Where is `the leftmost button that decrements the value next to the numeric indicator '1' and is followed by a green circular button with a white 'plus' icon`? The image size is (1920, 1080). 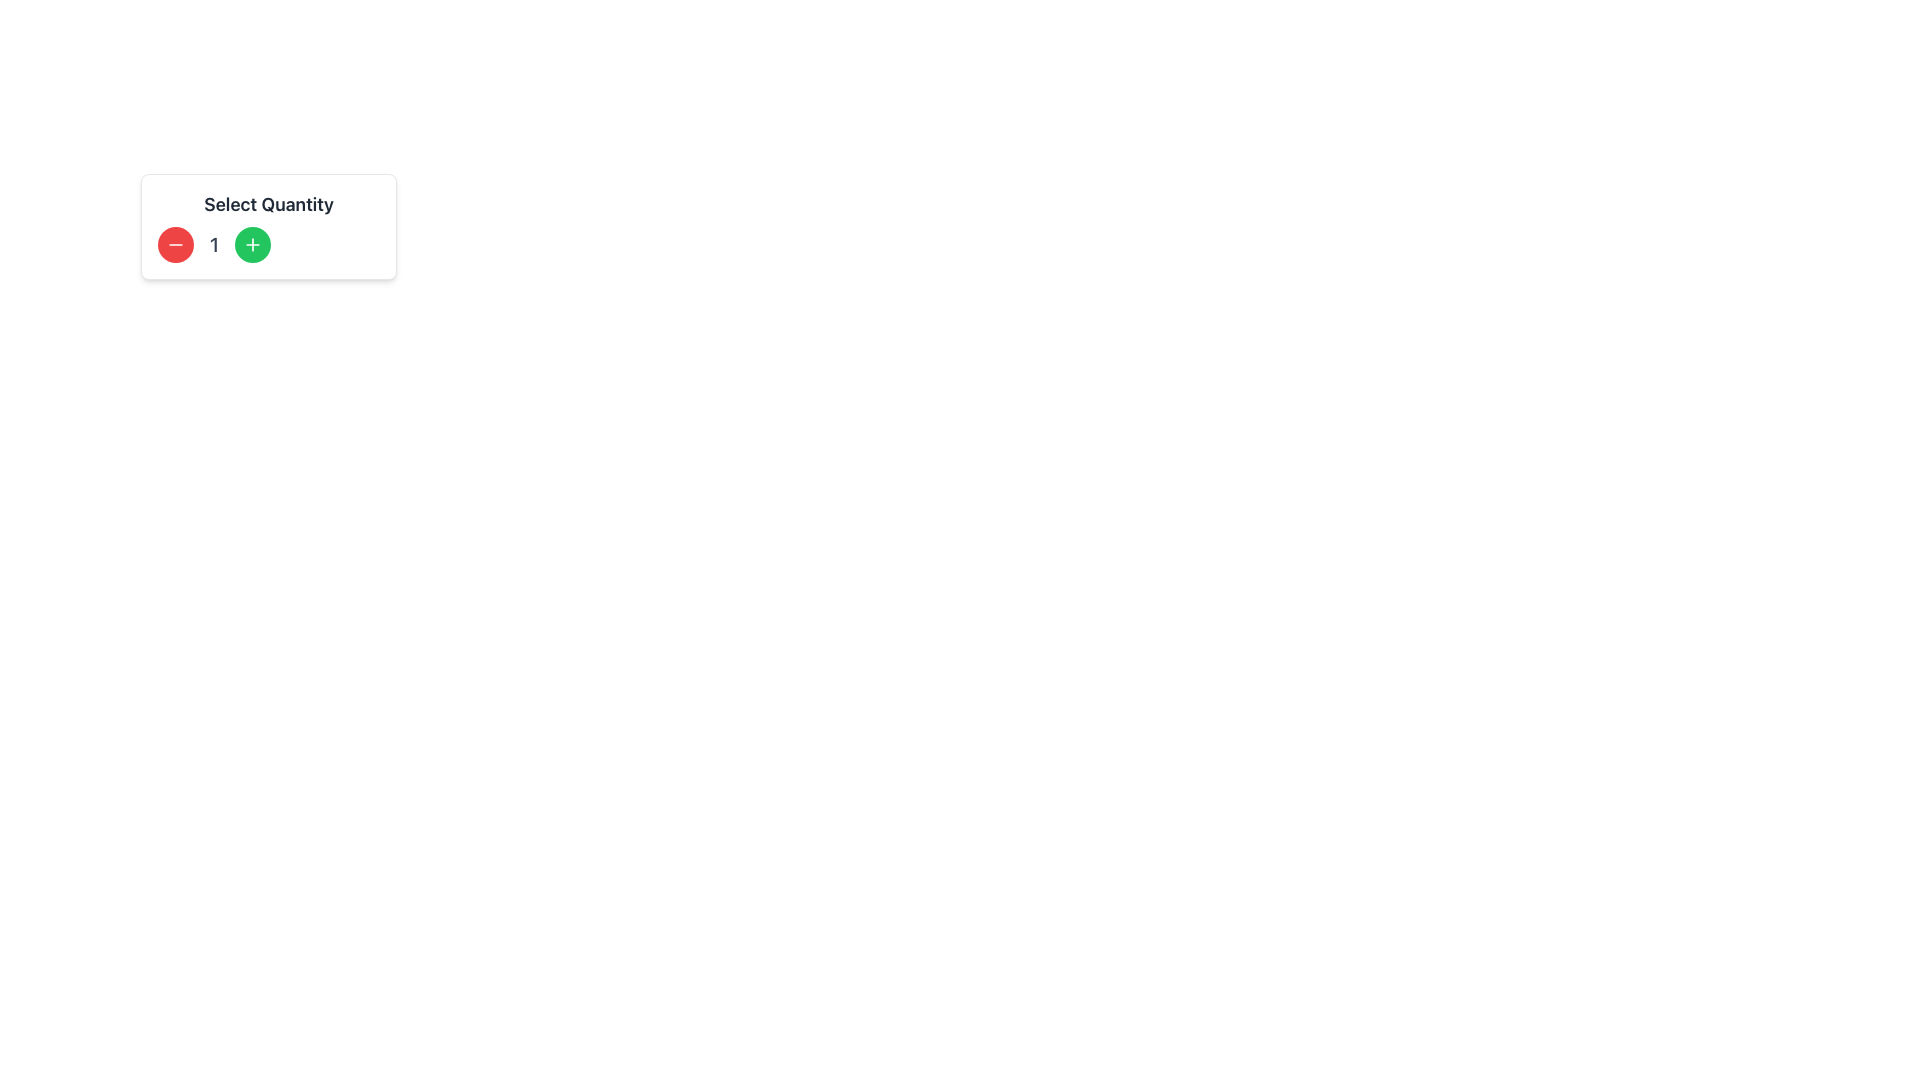
the leftmost button that decrements the value next to the numeric indicator '1' and is followed by a green circular button with a white 'plus' icon is located at coordinates (176, 244).